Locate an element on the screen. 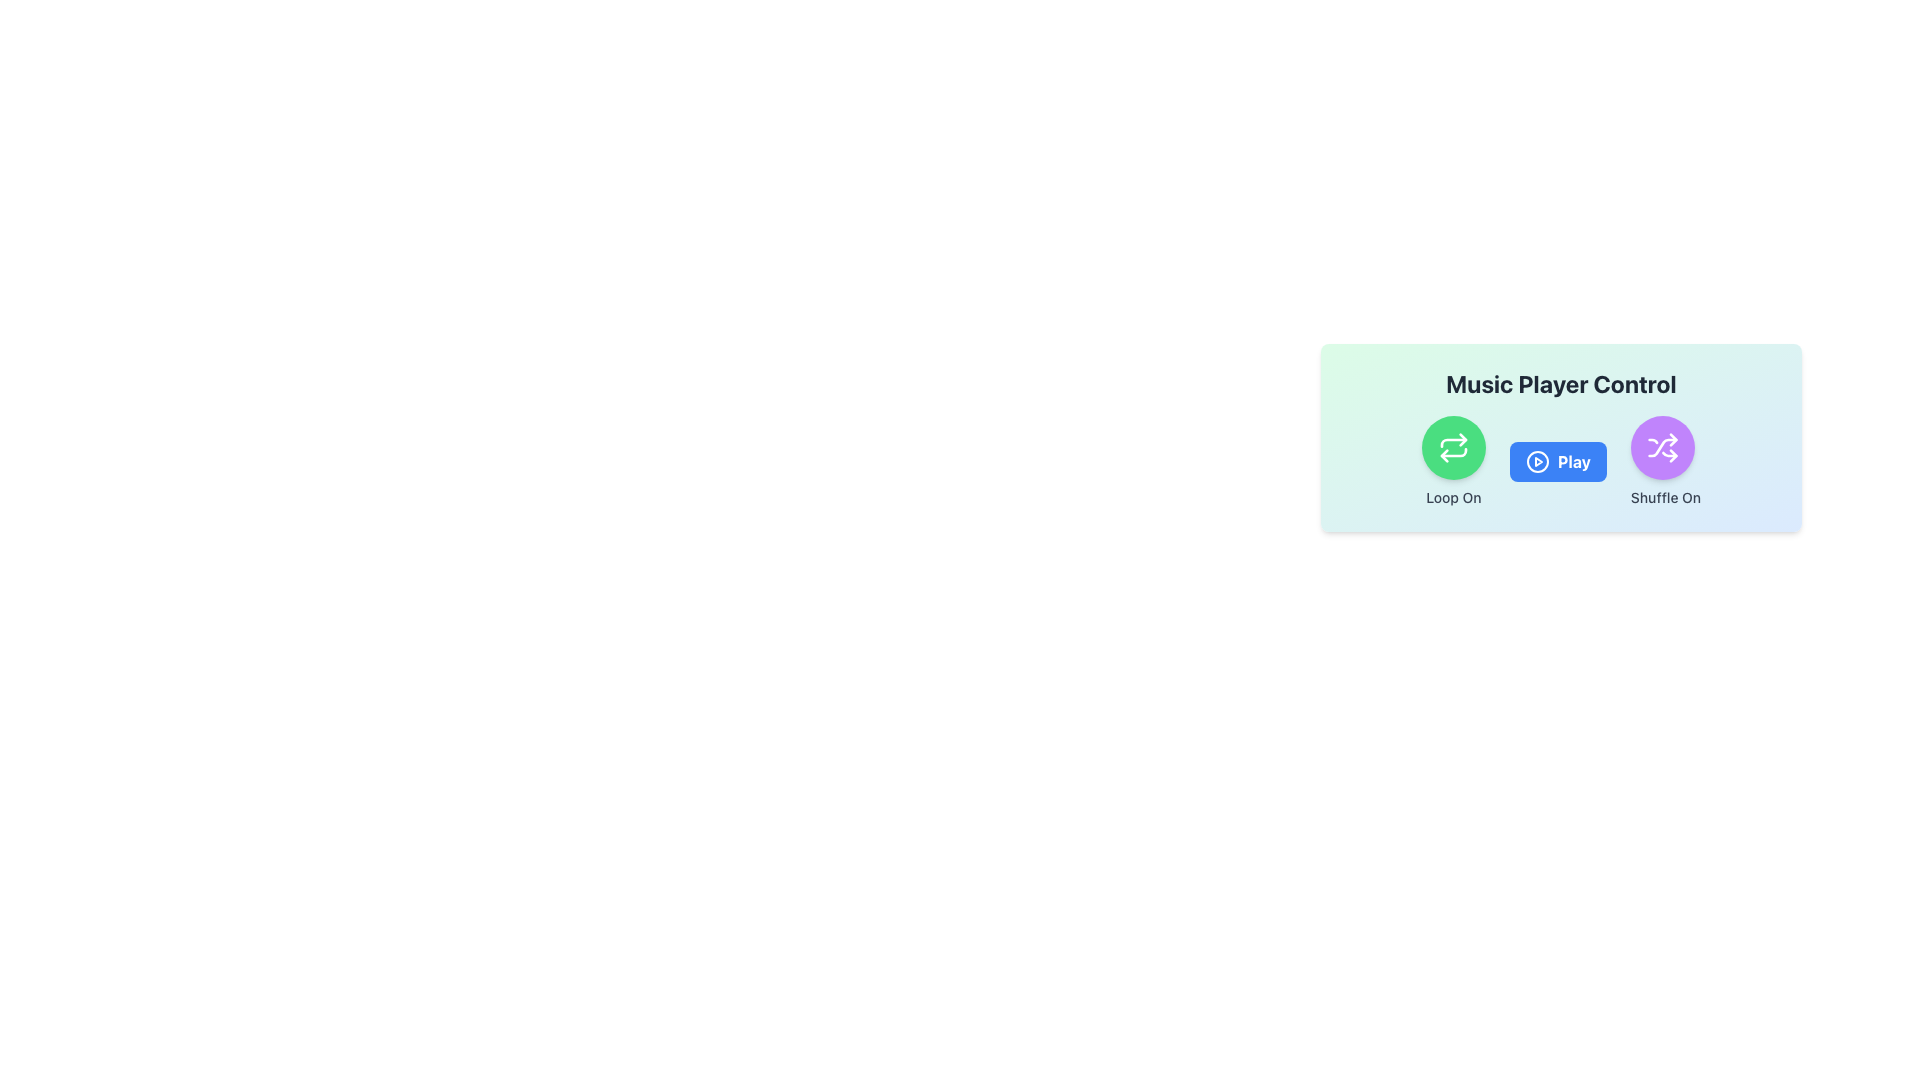  the central 'Play' button is located at coordinates (1560, 437).